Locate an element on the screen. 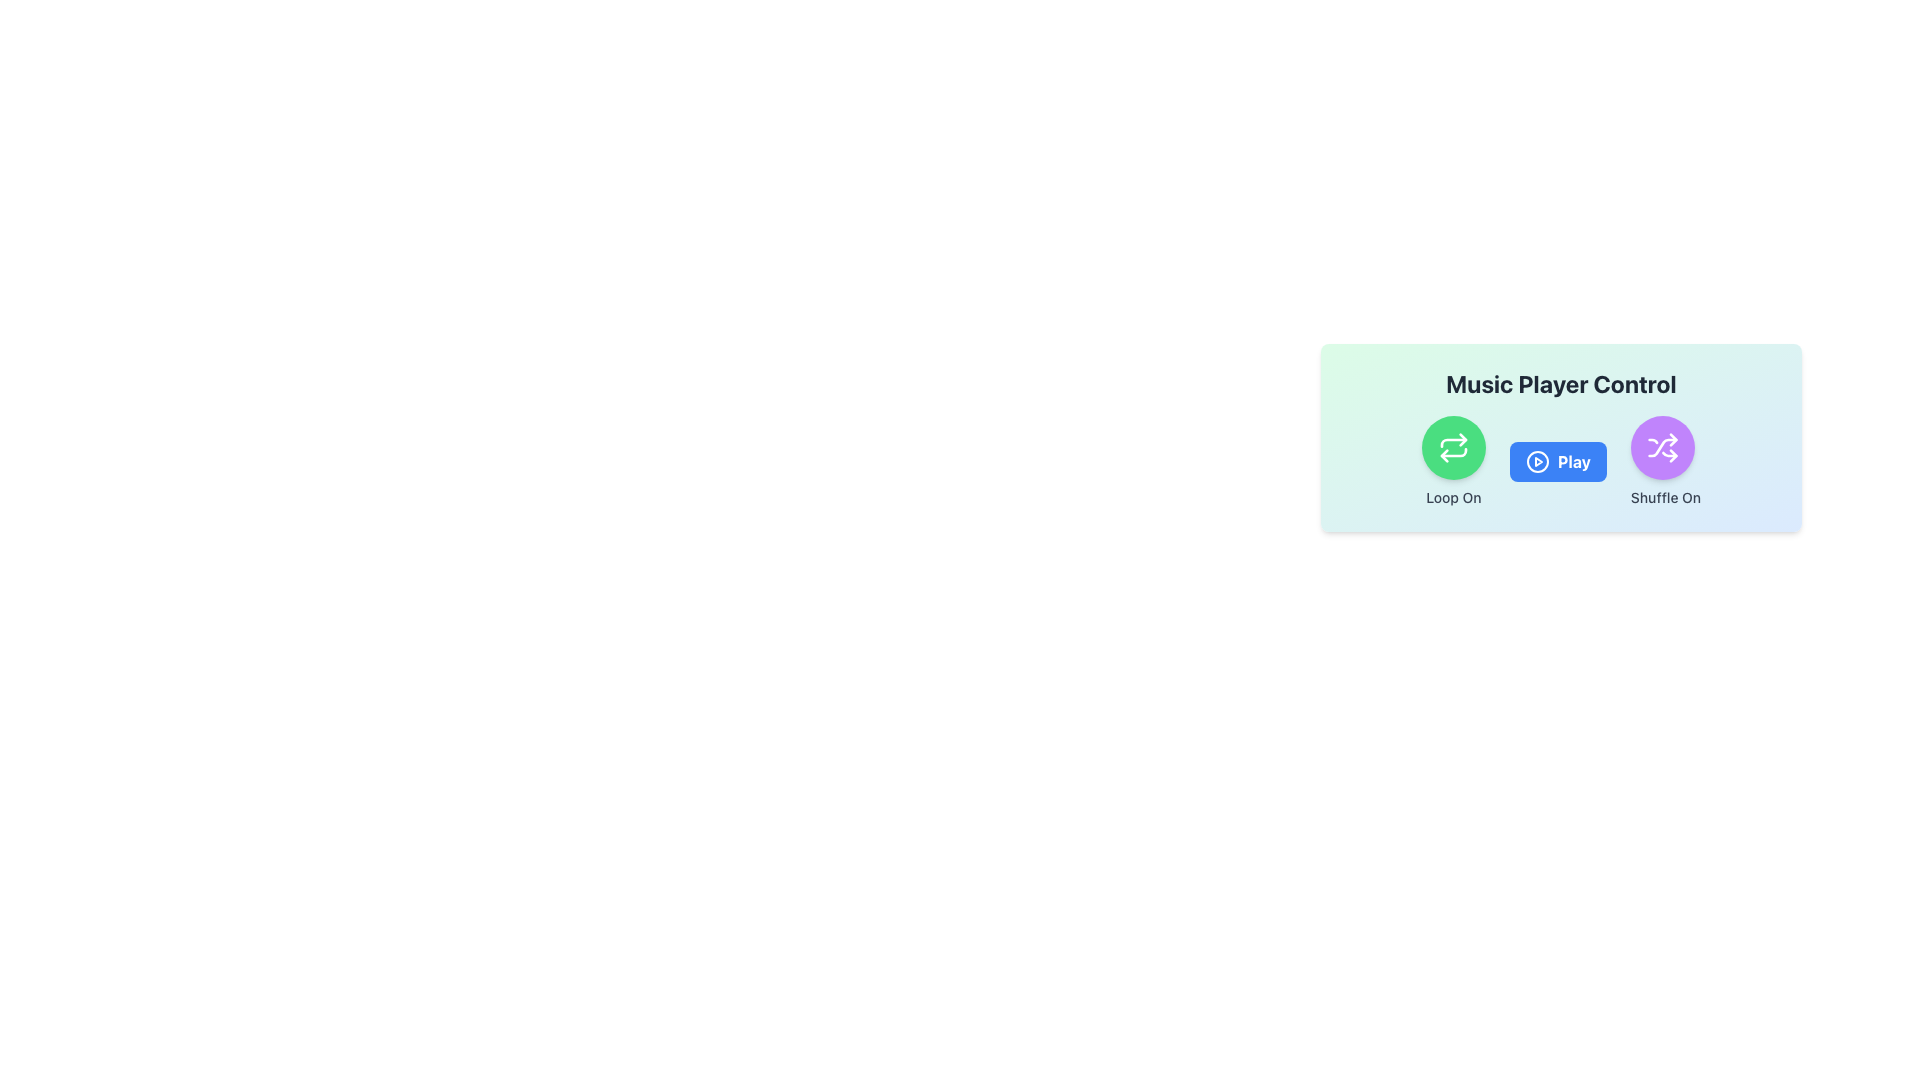  the central 'Play' button is located at coordinates (1560, 437).